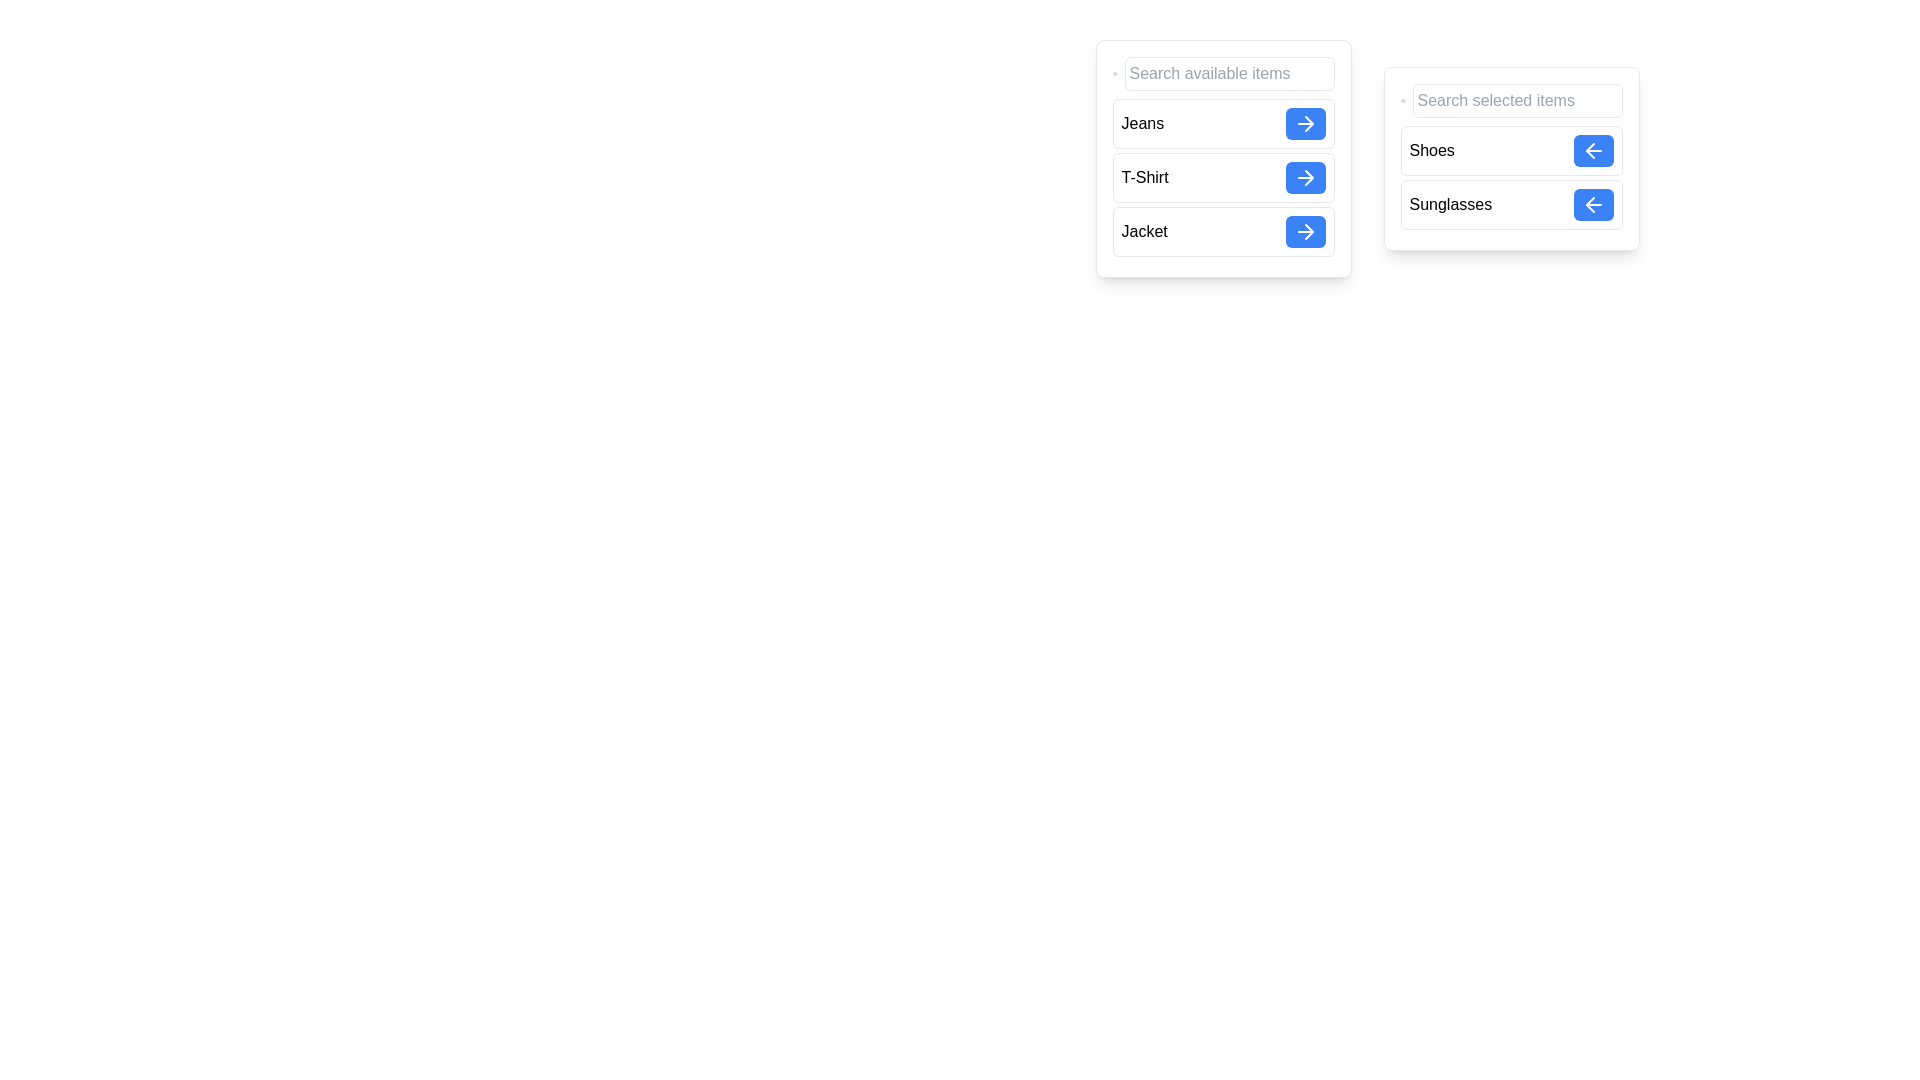 This screenshot has width=1920, height=1080. I want to click on the leftward-pointing arrow icon in the rightmost column of the interface that indicates a back or undo action related to removing an item from the selected items list, so click(1588, 204).